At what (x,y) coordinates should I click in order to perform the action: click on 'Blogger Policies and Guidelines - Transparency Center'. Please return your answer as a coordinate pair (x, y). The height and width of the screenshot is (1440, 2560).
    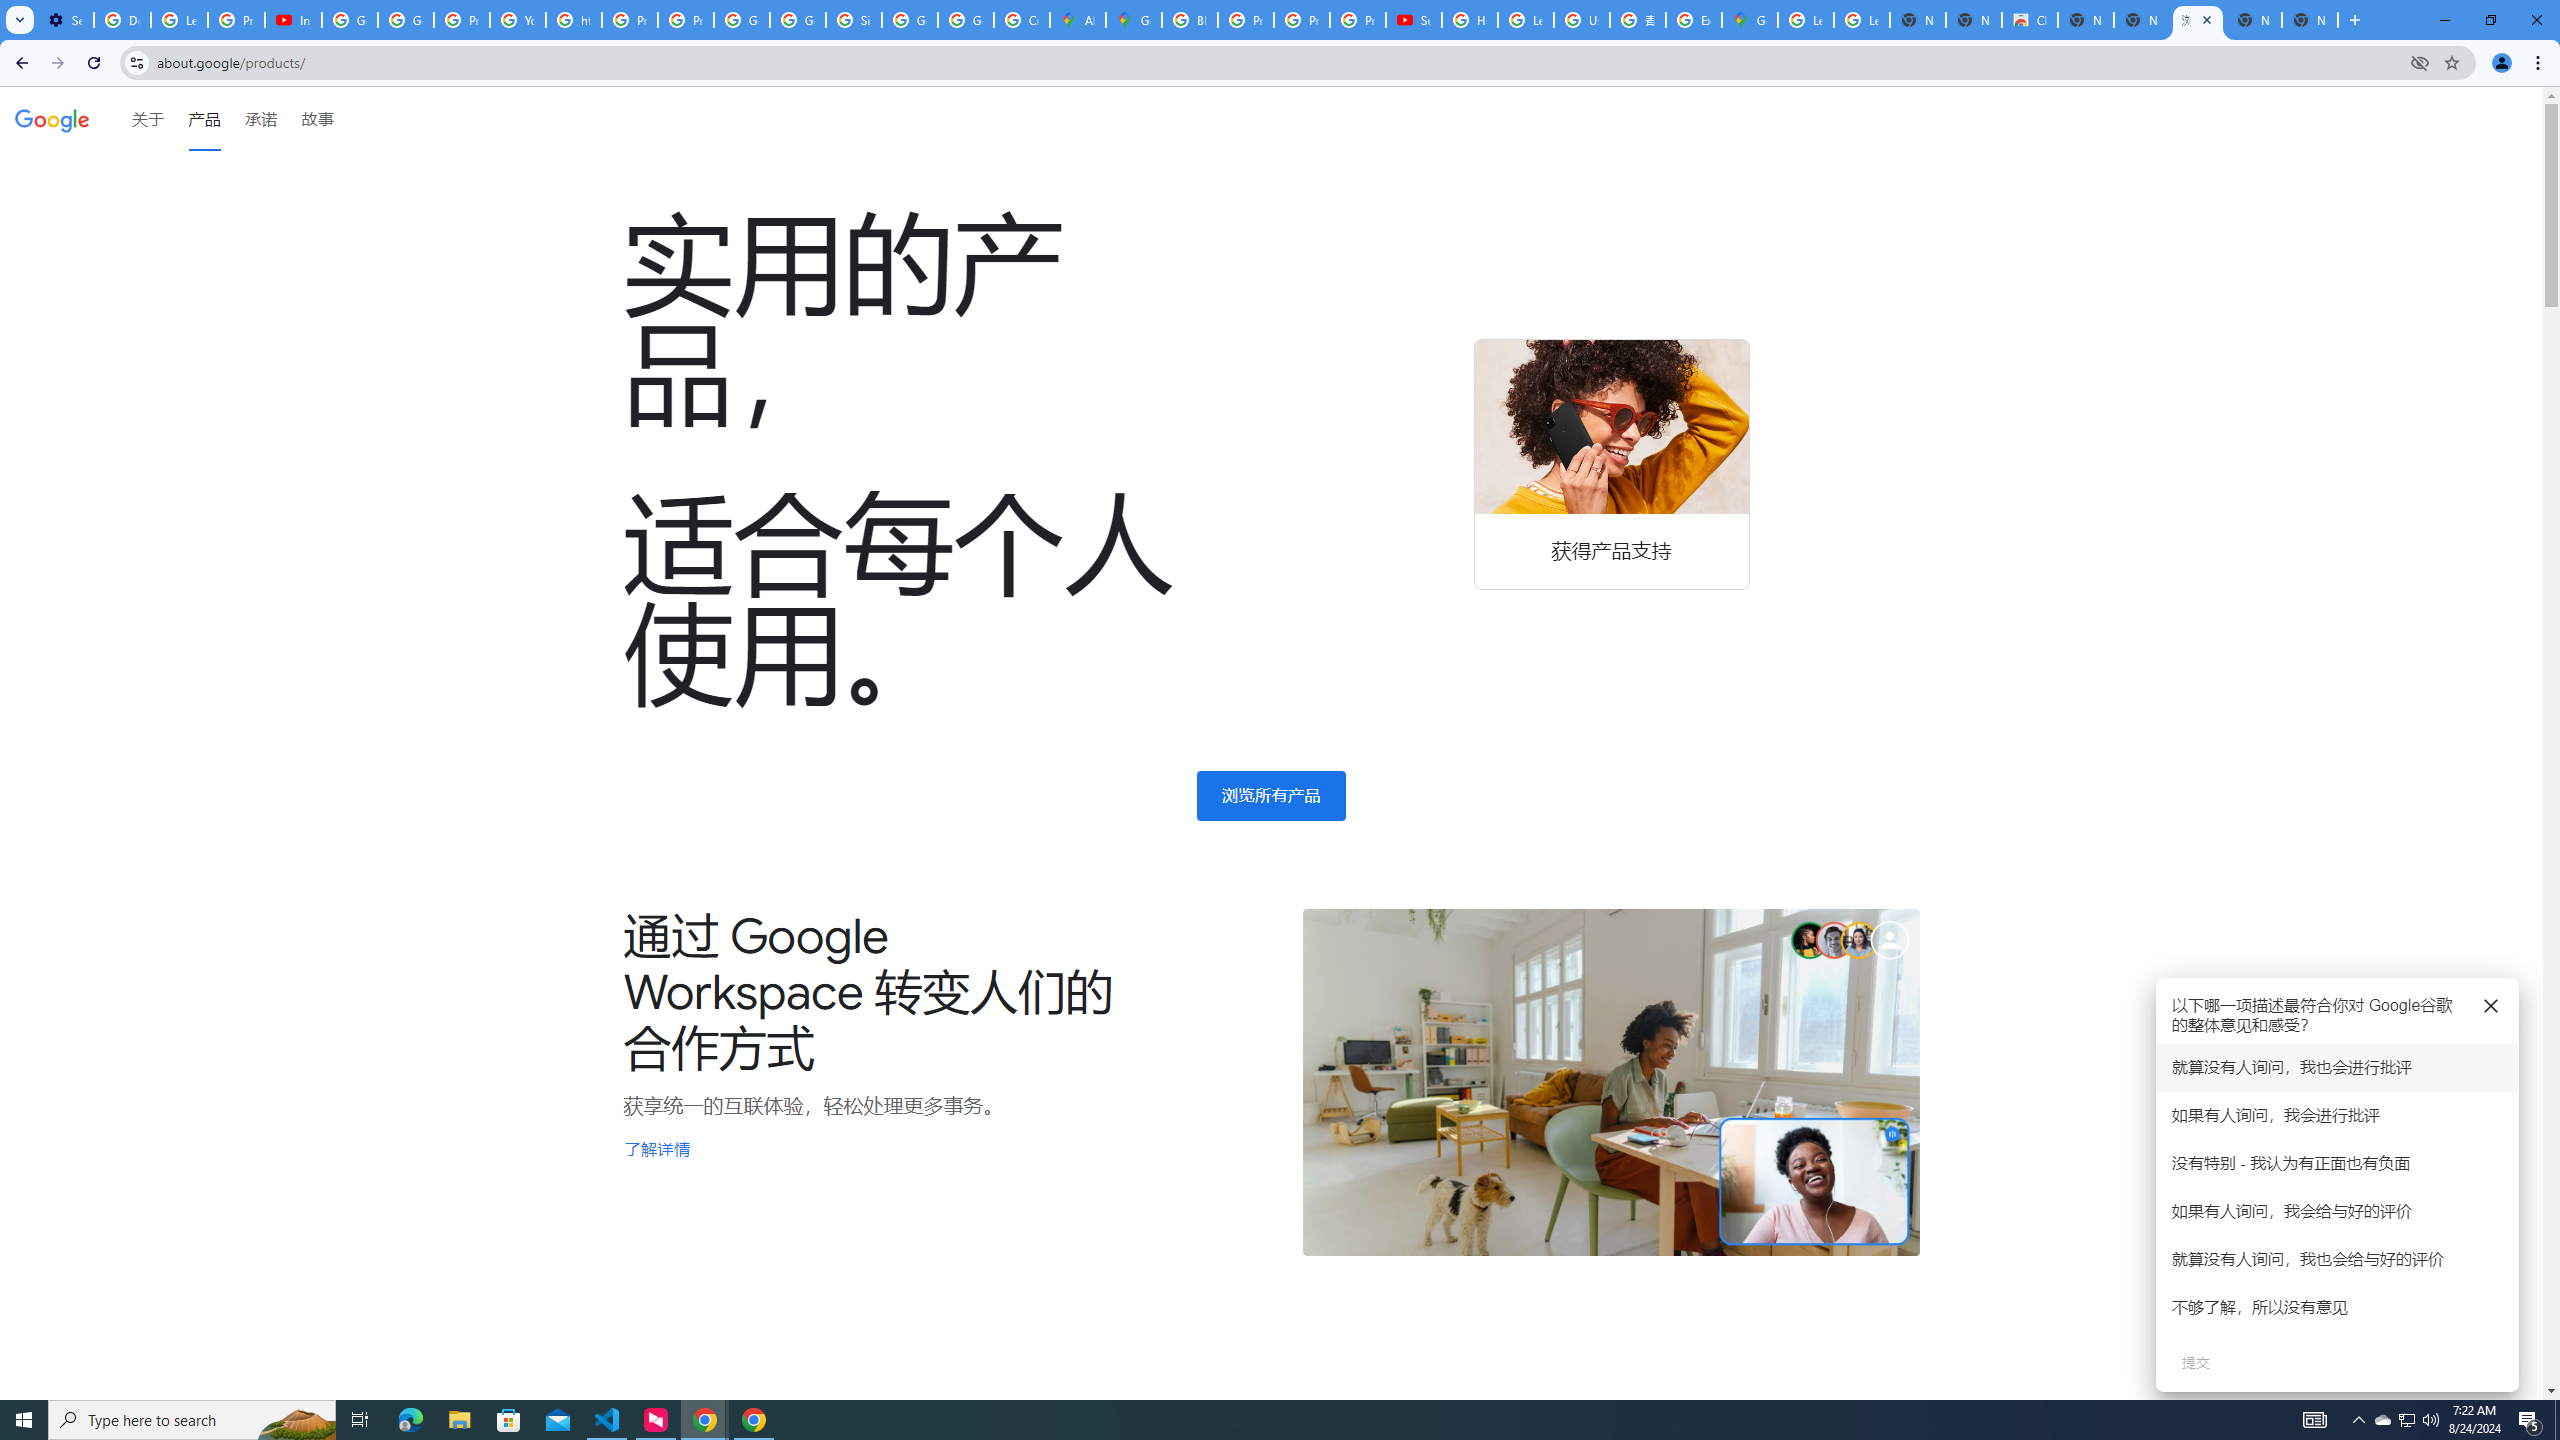
    Looking at the image, I should click on (1189, 19).